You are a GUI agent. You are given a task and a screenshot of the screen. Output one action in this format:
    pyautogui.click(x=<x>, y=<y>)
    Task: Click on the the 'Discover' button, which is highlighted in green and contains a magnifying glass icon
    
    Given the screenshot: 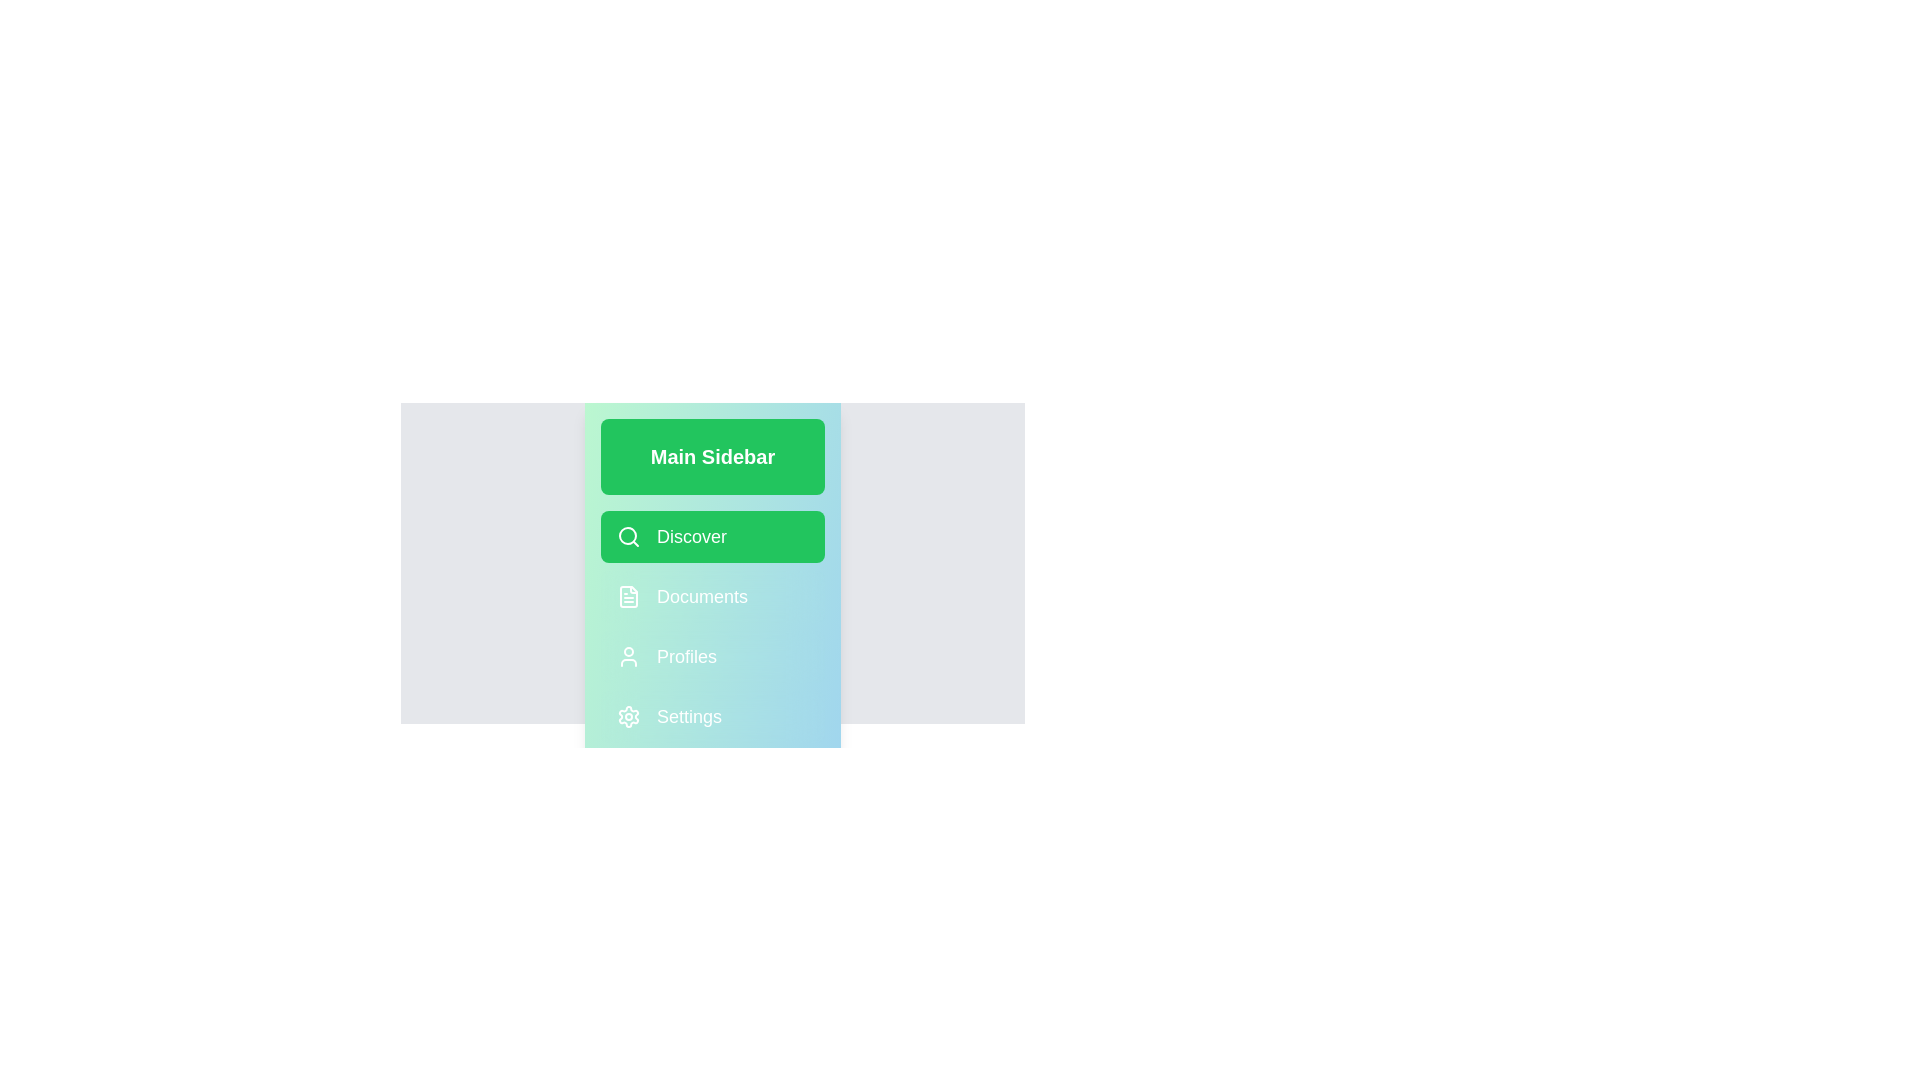 What is the action you would take?
    pyautogui.click(x=713, y=563)
    